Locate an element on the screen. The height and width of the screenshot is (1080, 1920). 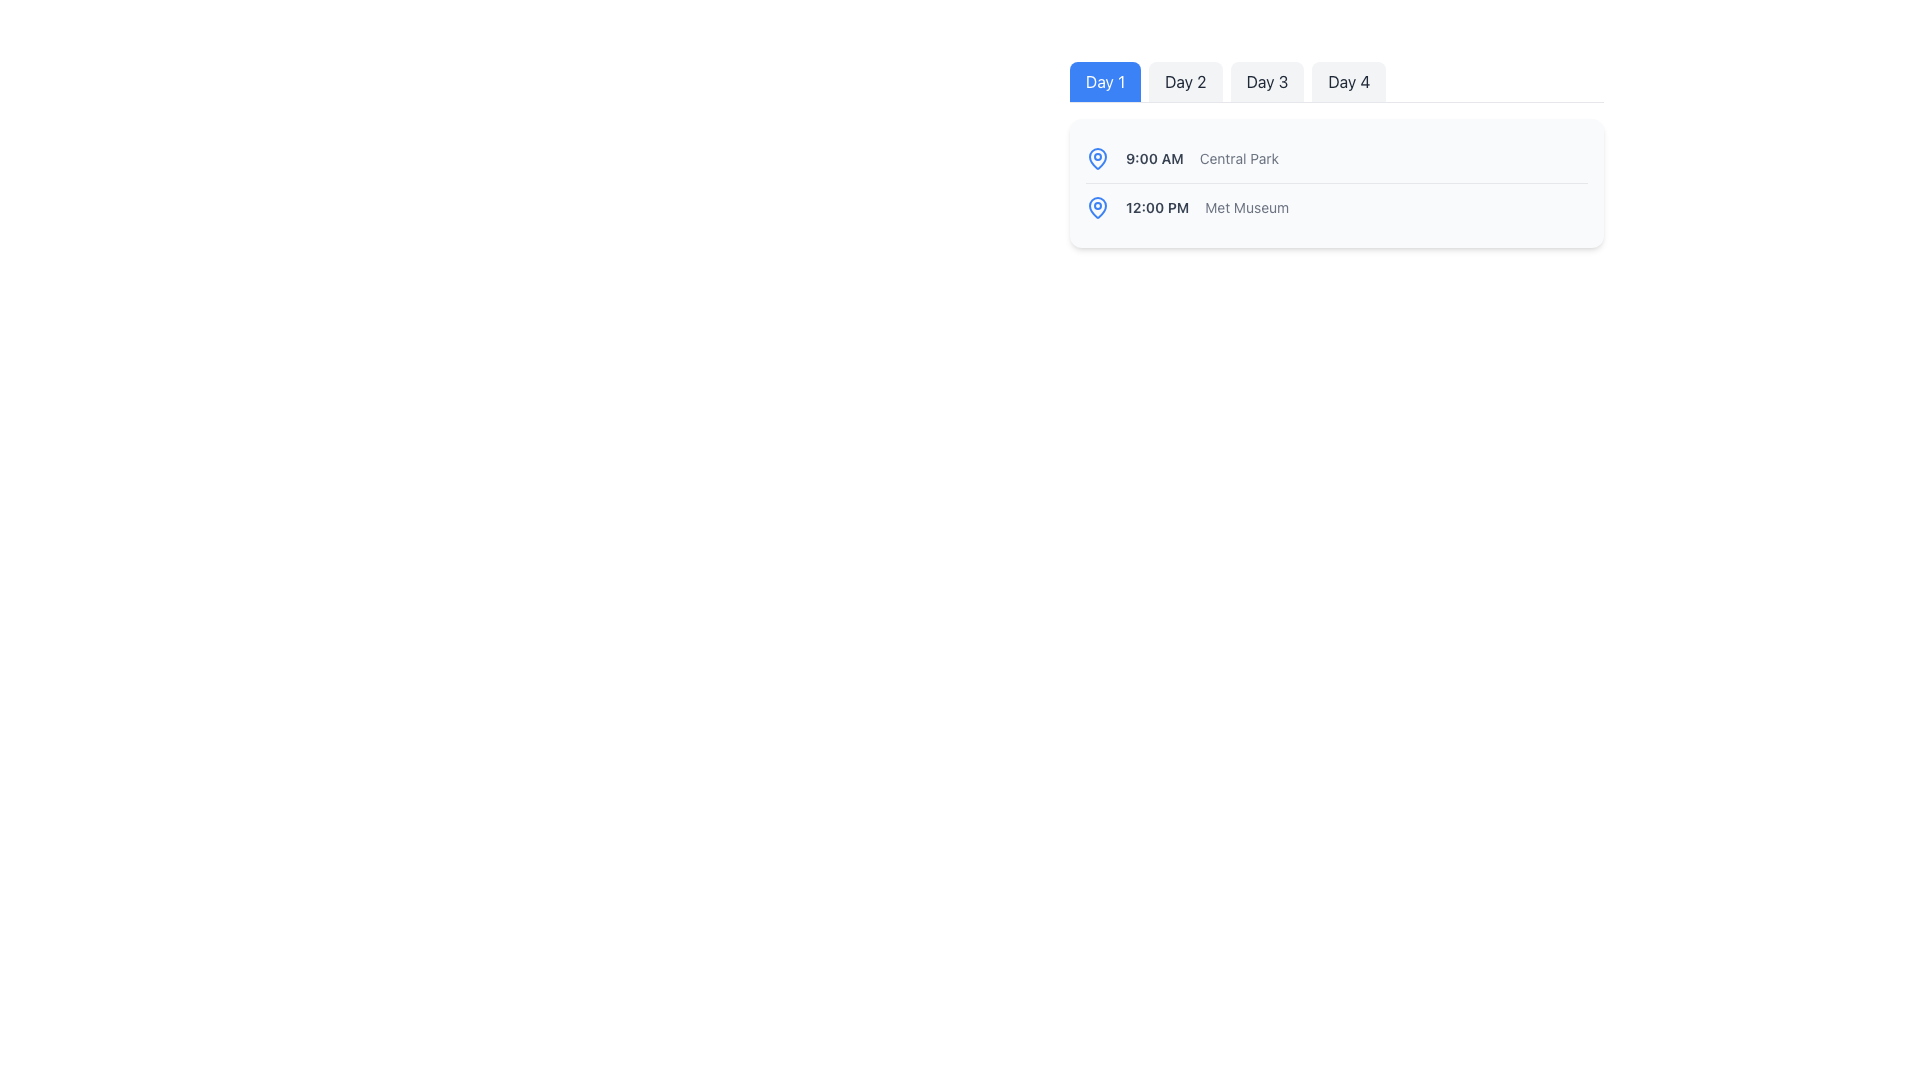
the appearance of the blue map pin icon located to the left of the text '9:00 AM Central Park' is located at coordinates (1097, 157).